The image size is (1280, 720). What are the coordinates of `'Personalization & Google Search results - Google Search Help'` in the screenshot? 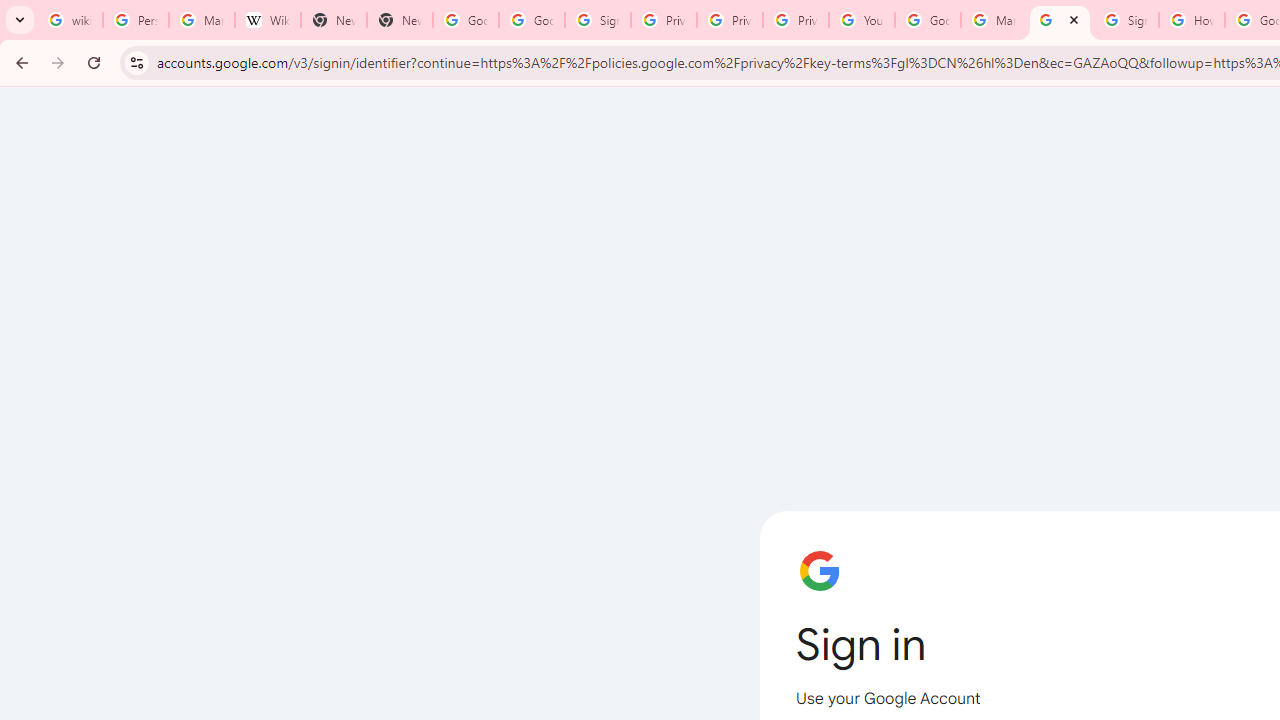 It's located at (134, 20).